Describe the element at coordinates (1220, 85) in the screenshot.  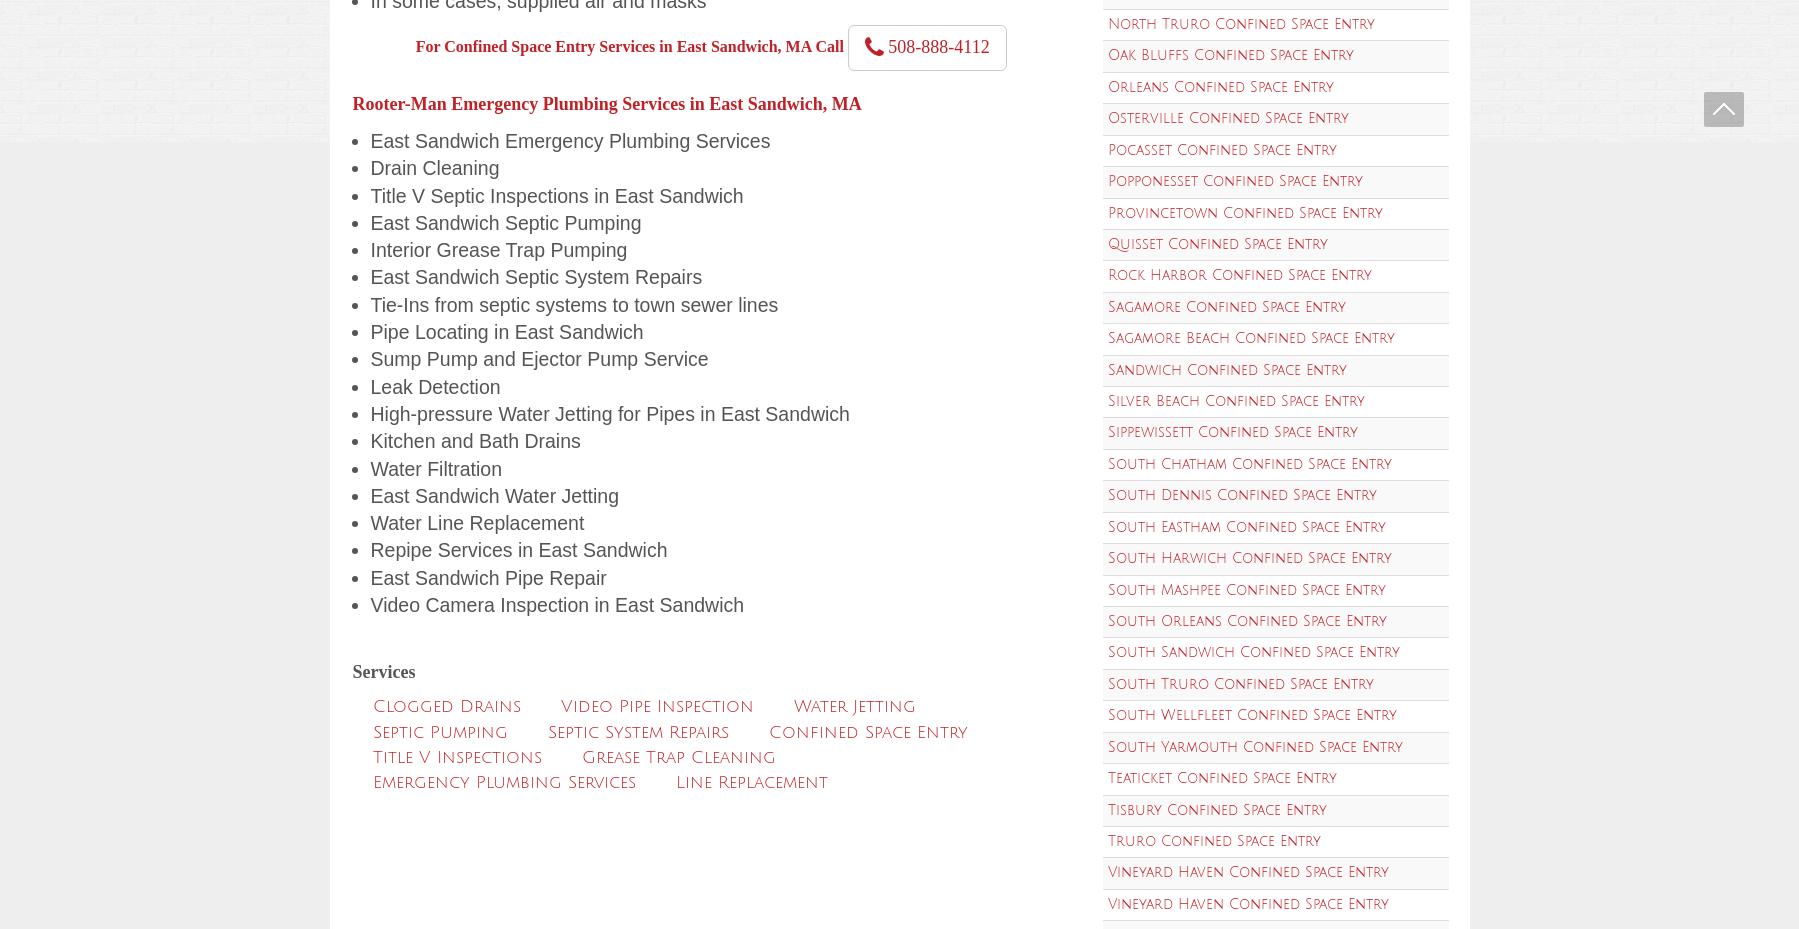
I see `'Orleans Confined Space Entry'` at that location.